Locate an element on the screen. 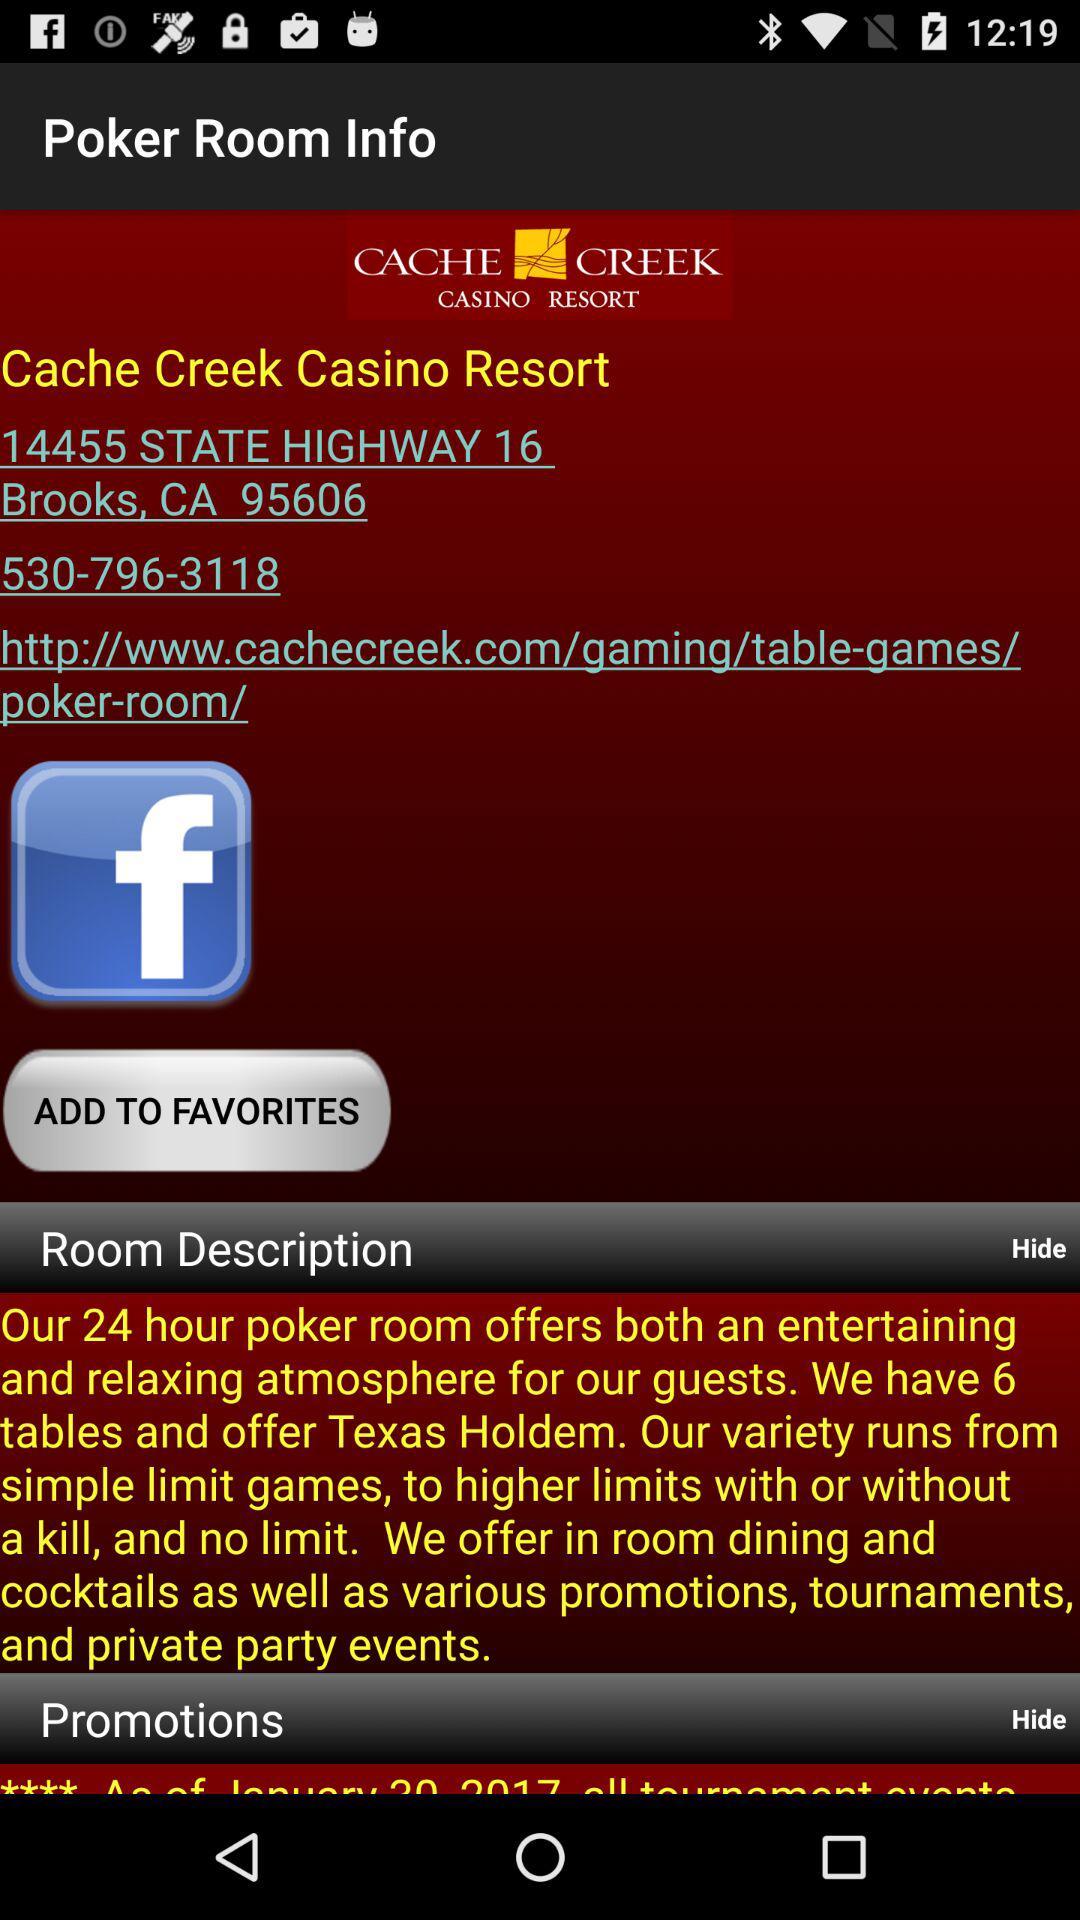 This screenshot has width=1080, height=1920. open facebook is located at coordinates (131, 886).